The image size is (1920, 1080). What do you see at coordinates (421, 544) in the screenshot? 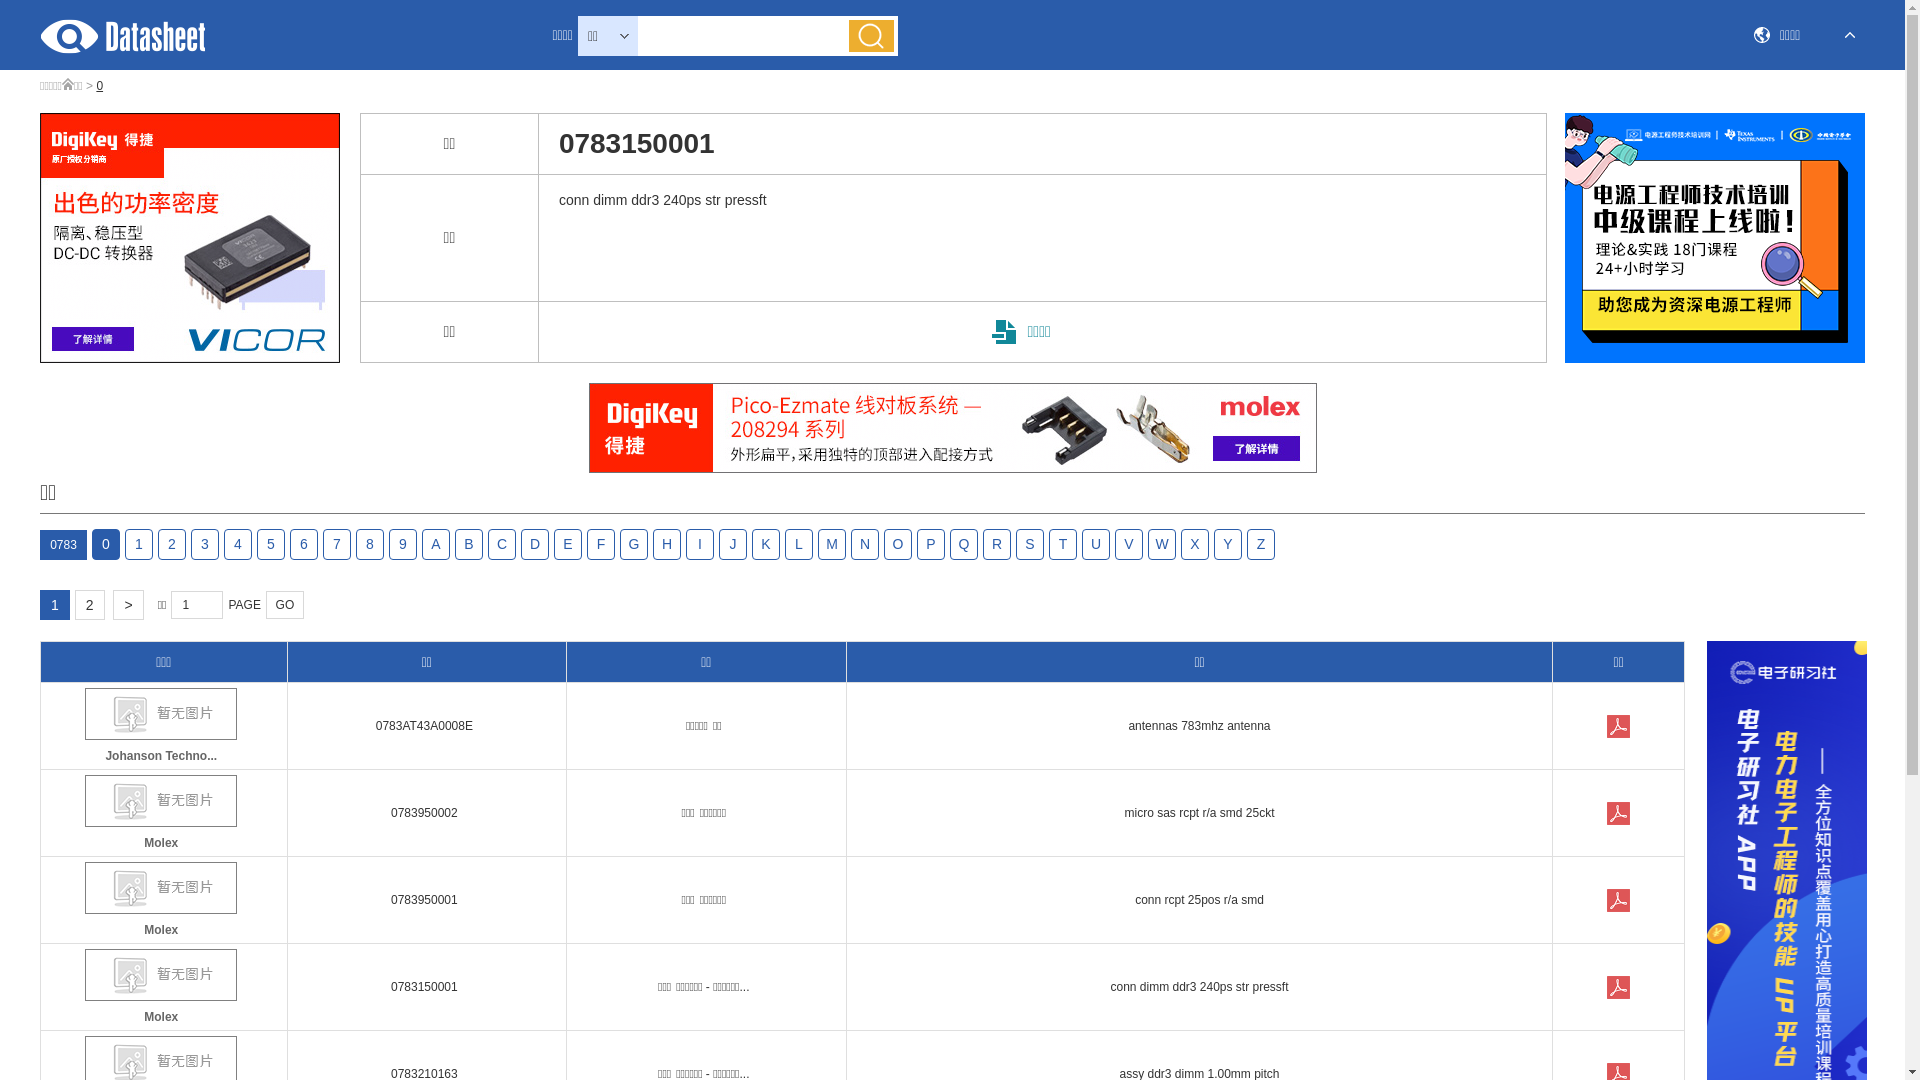
I see `'A'` at bounding box center [421, 544].